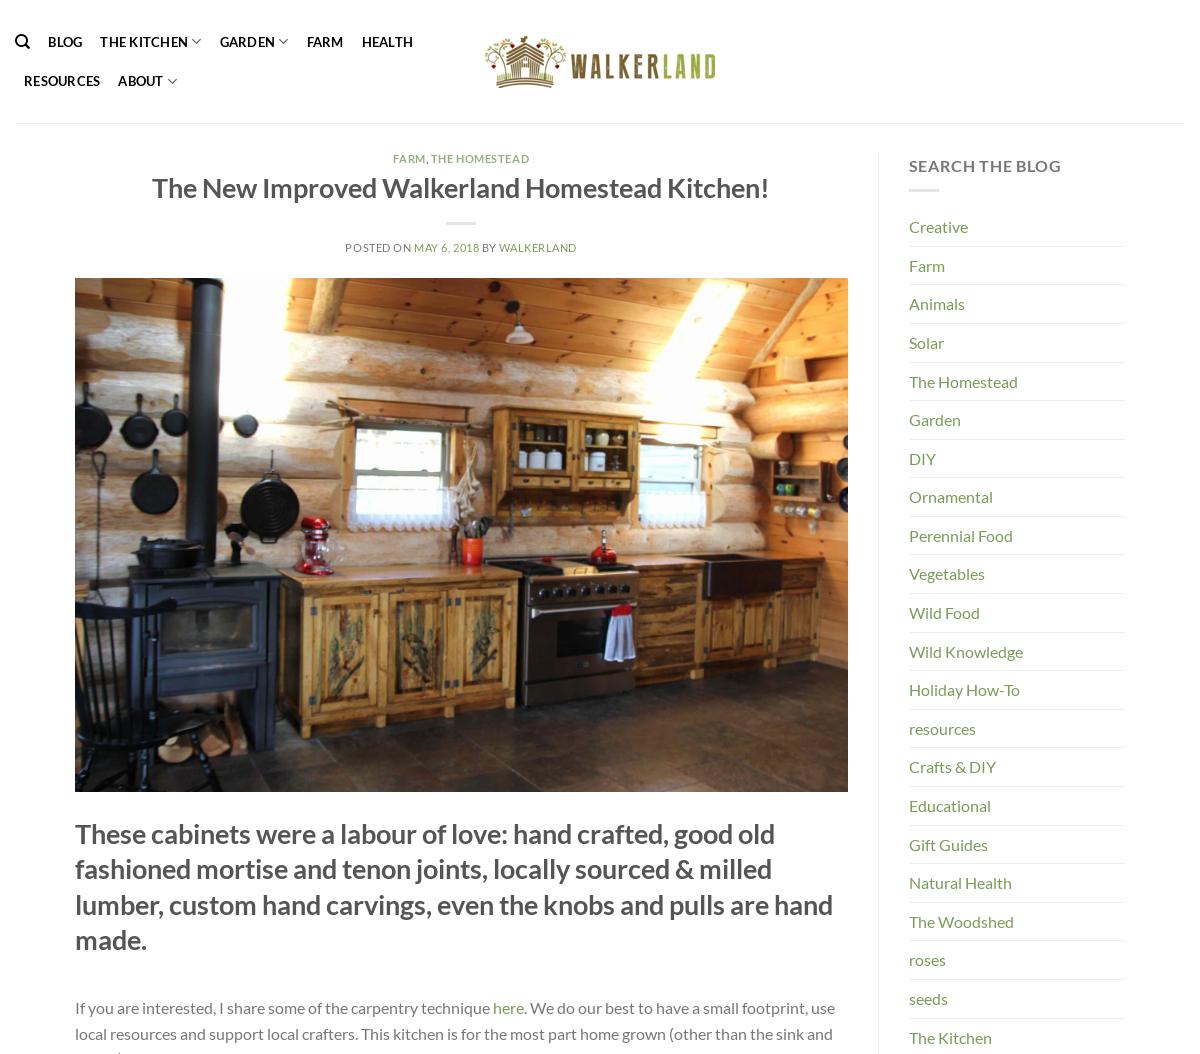 This screenshot has height=1054, width=1200. Describe the element at coordinates (427, 158) in the screenshot. I see `','` at that location.